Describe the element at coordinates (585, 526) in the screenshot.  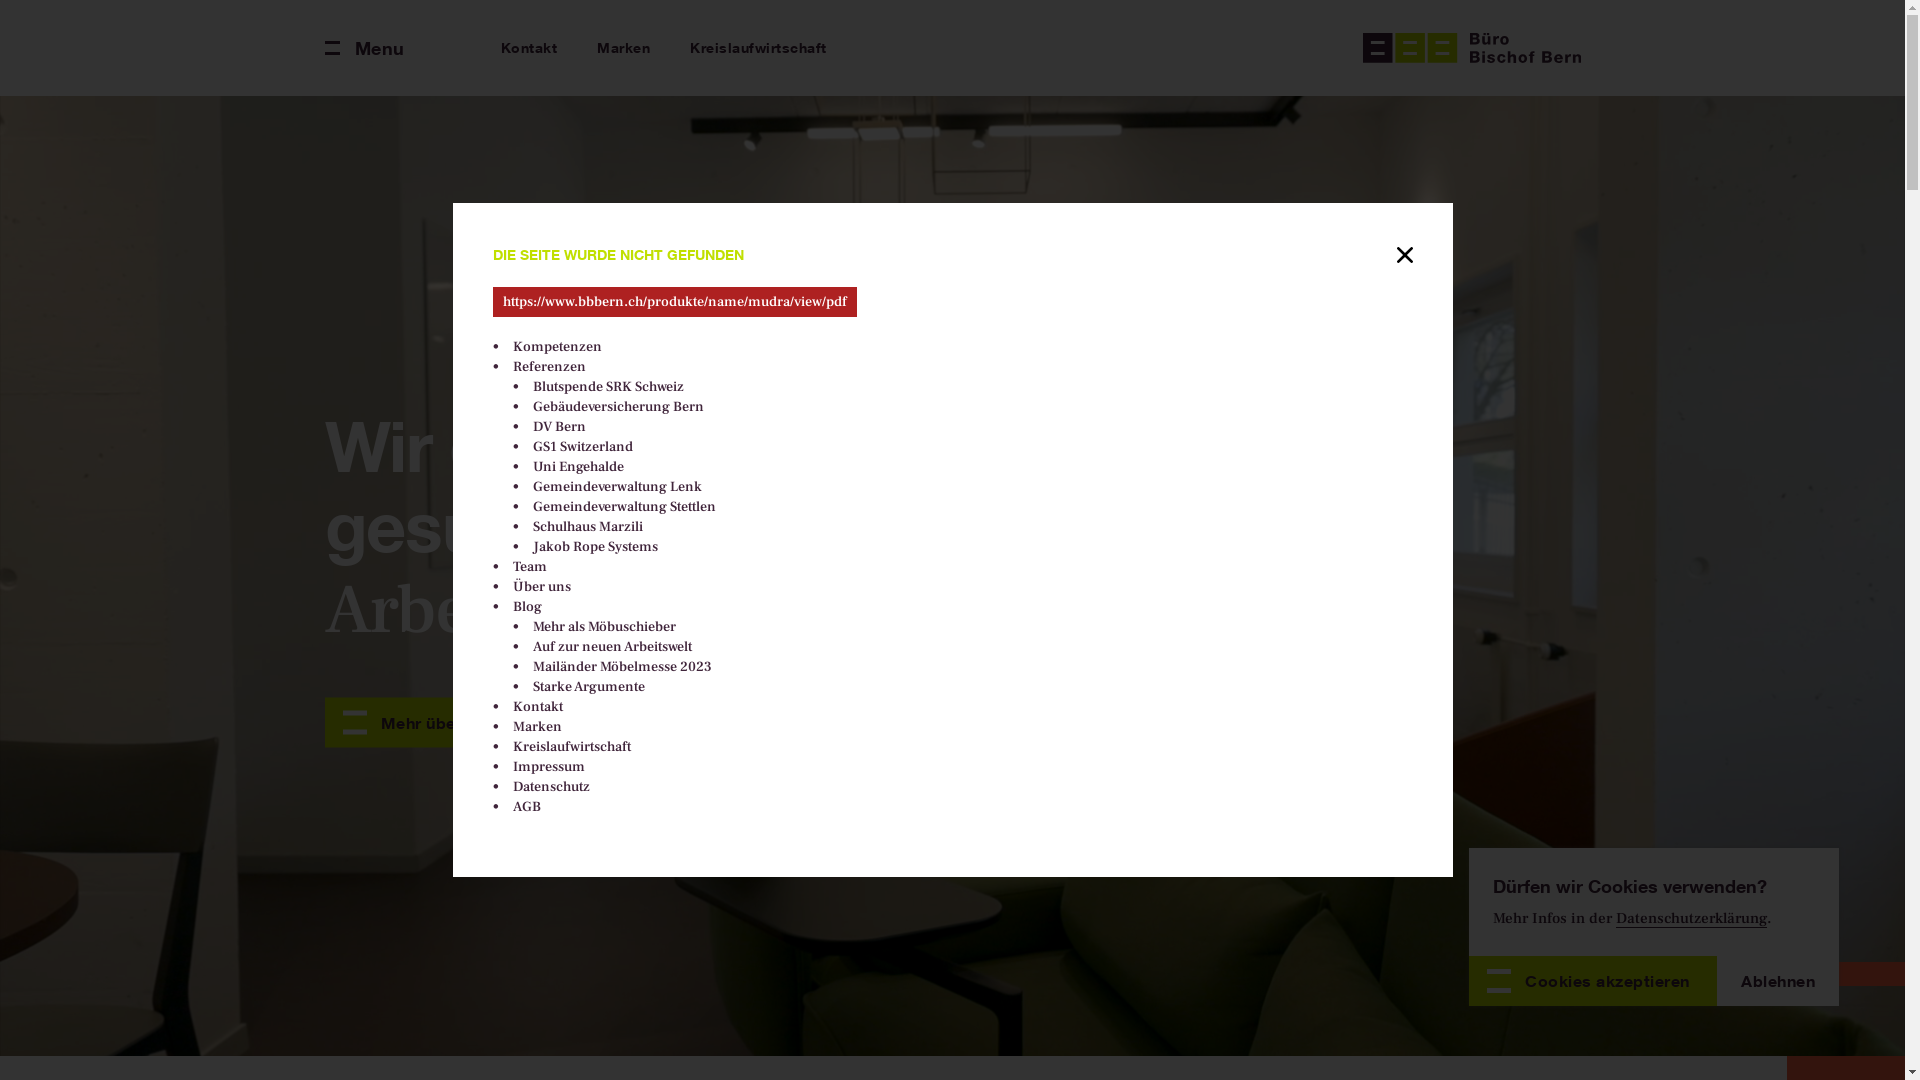
I see `'Schulhaus Marzili'` at that location.